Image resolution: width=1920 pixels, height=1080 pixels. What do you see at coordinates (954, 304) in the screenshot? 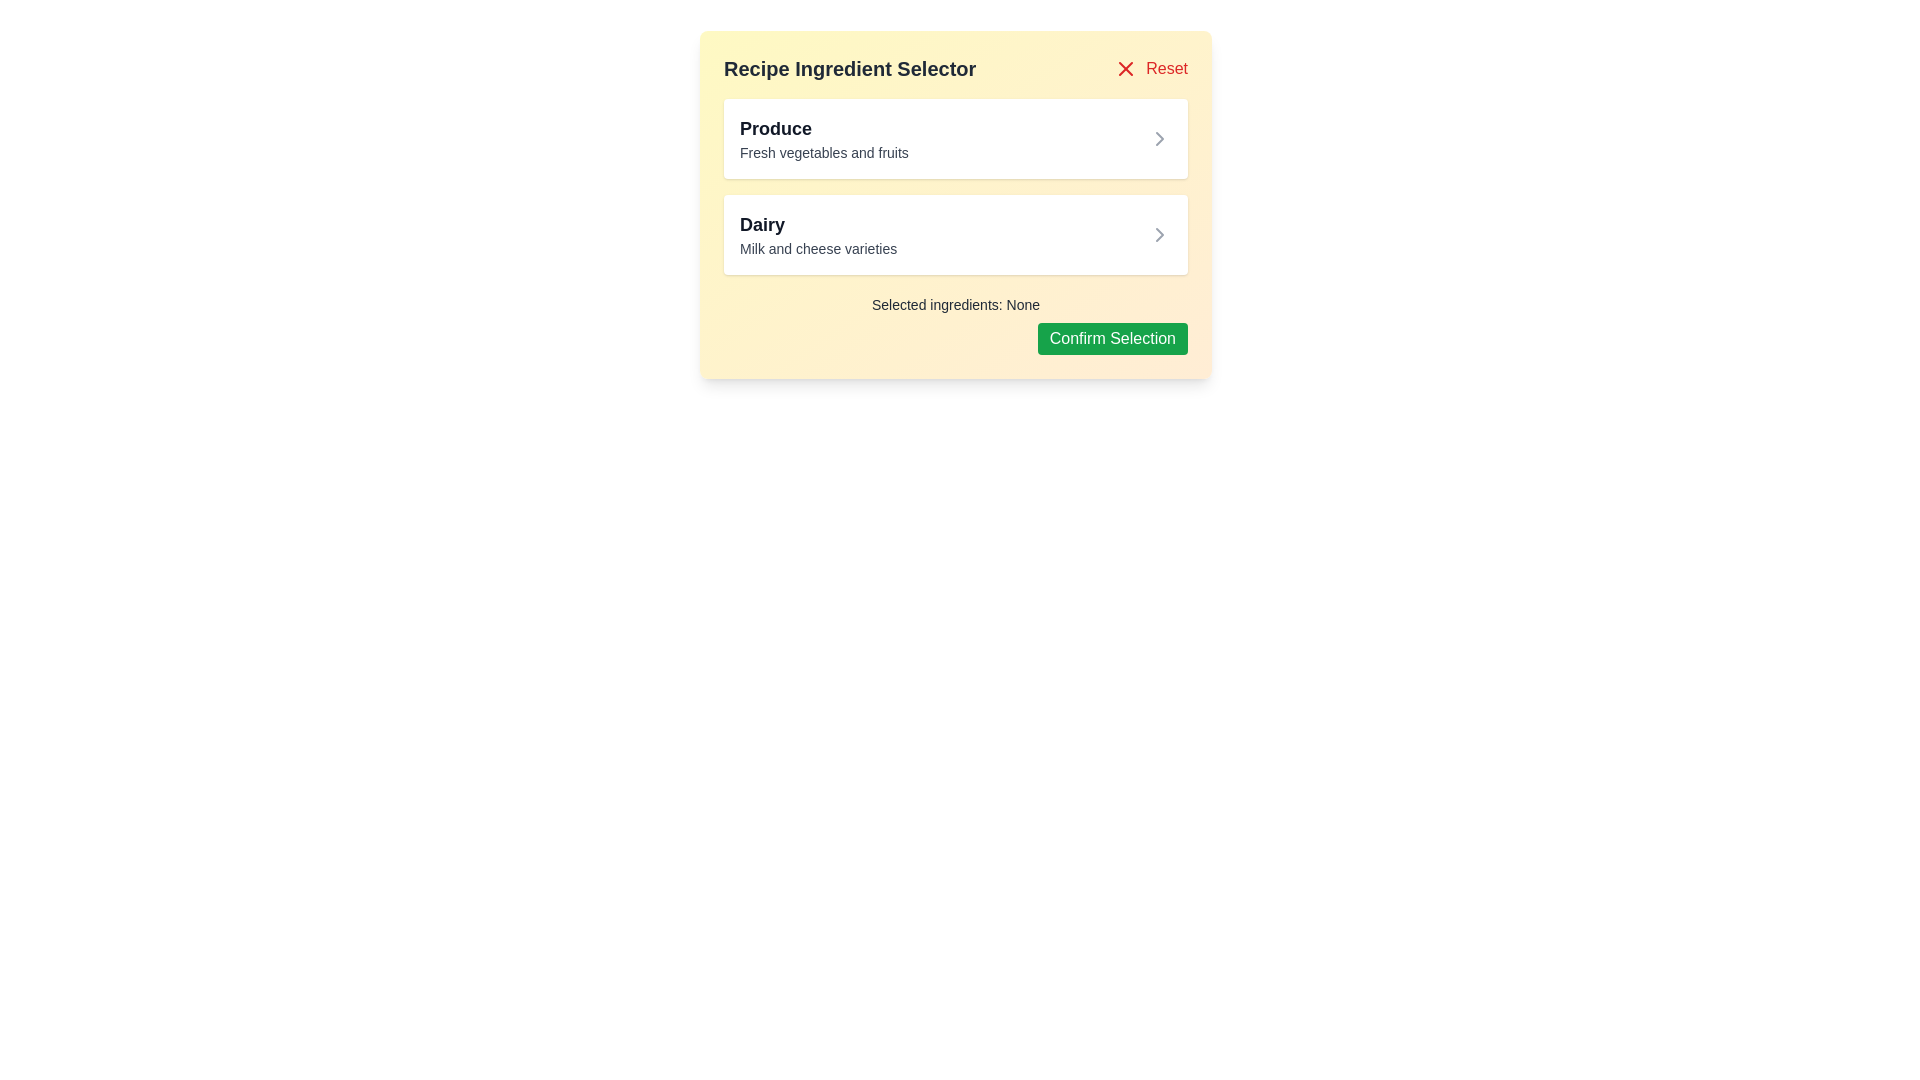
I see `the static text label that displays the current status of selected ingredients, indicating that no ingredients have been selected yet` at bounding box center [954, 304].